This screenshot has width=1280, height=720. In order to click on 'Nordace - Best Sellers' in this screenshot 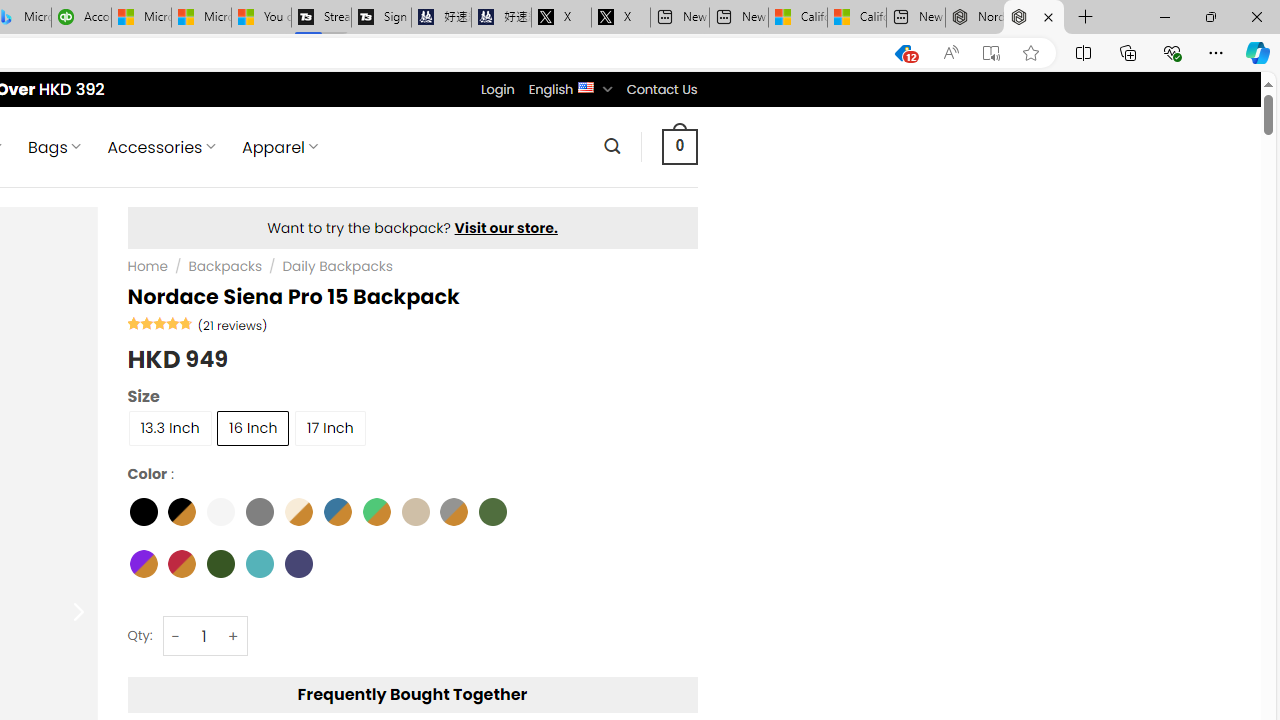, I will do `click(974, 17)`.